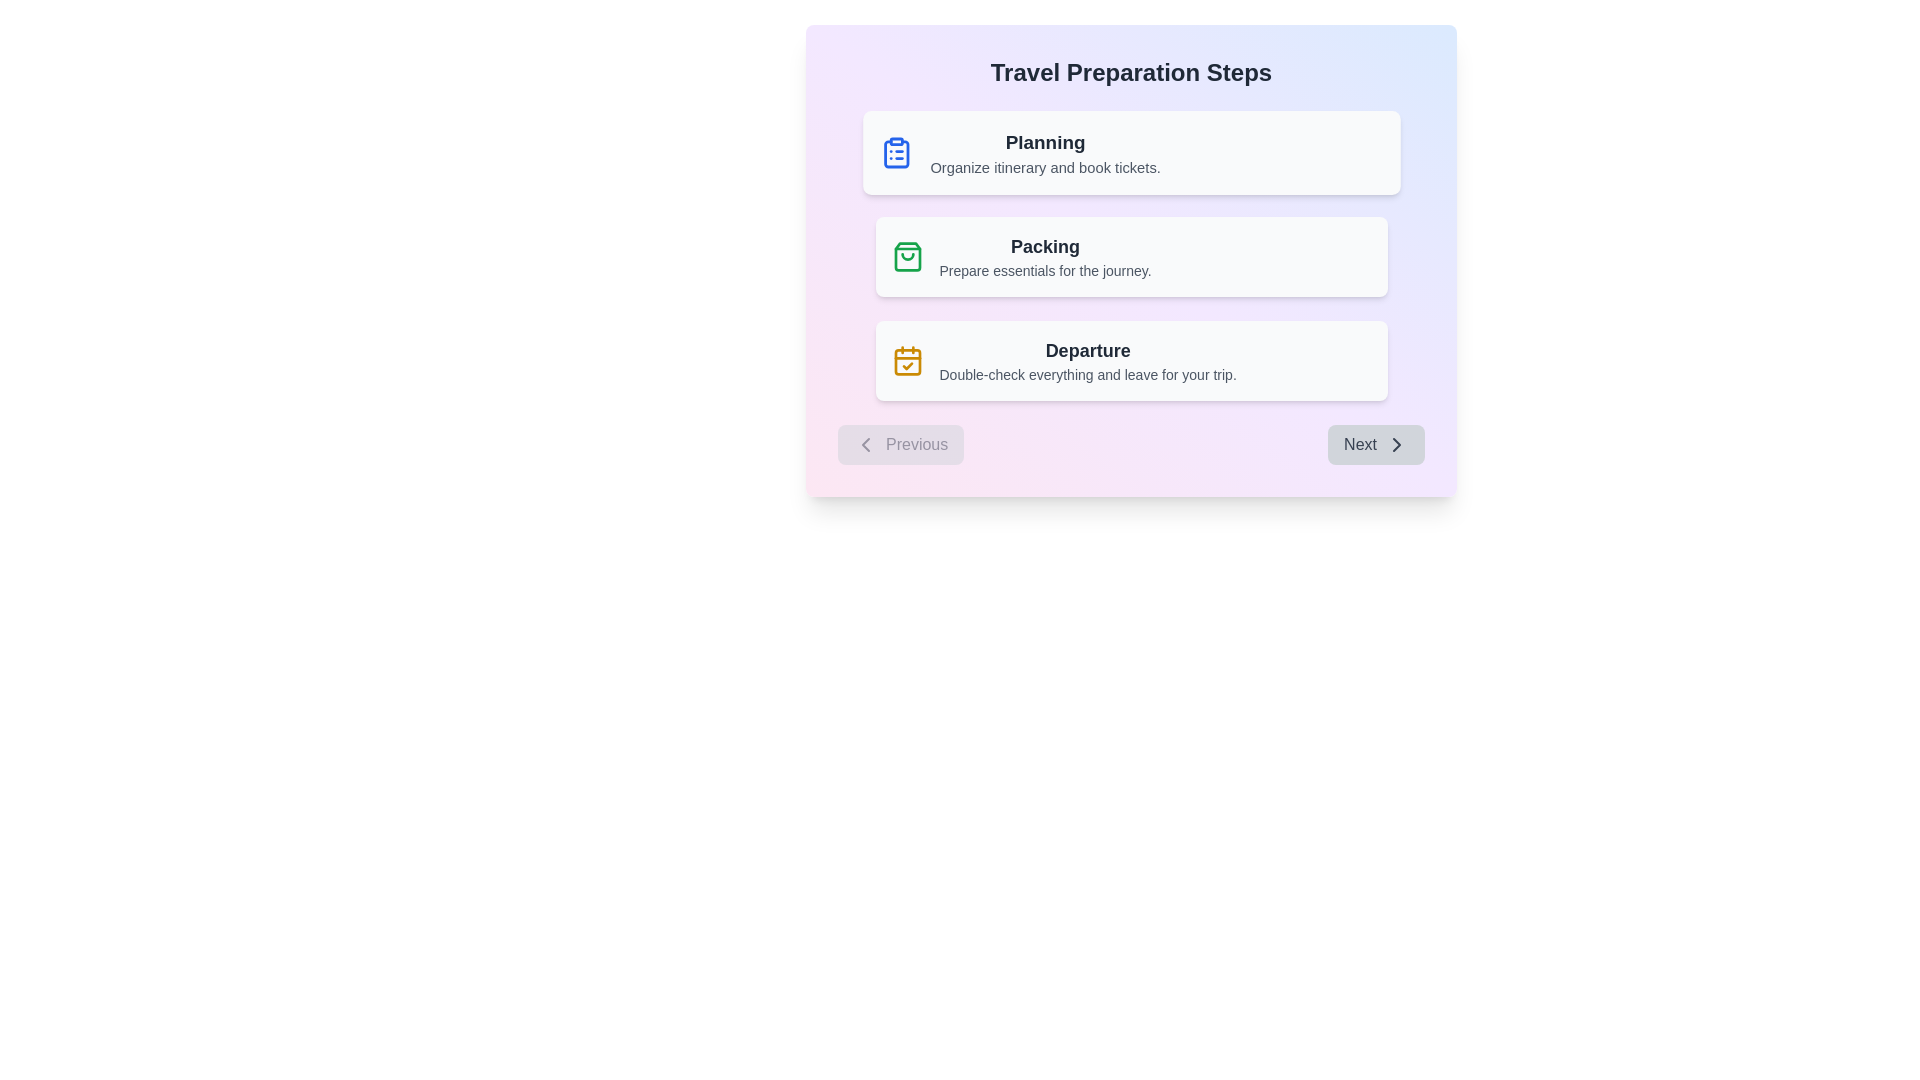  What do you see at coordinates (1044, 245) in the screenshot?
I see `text content of the Text Element displaying 'Packing' in bold, dark gray font located at the top of the middle card in the center section of the layout` at bounding box center [1044, 245].